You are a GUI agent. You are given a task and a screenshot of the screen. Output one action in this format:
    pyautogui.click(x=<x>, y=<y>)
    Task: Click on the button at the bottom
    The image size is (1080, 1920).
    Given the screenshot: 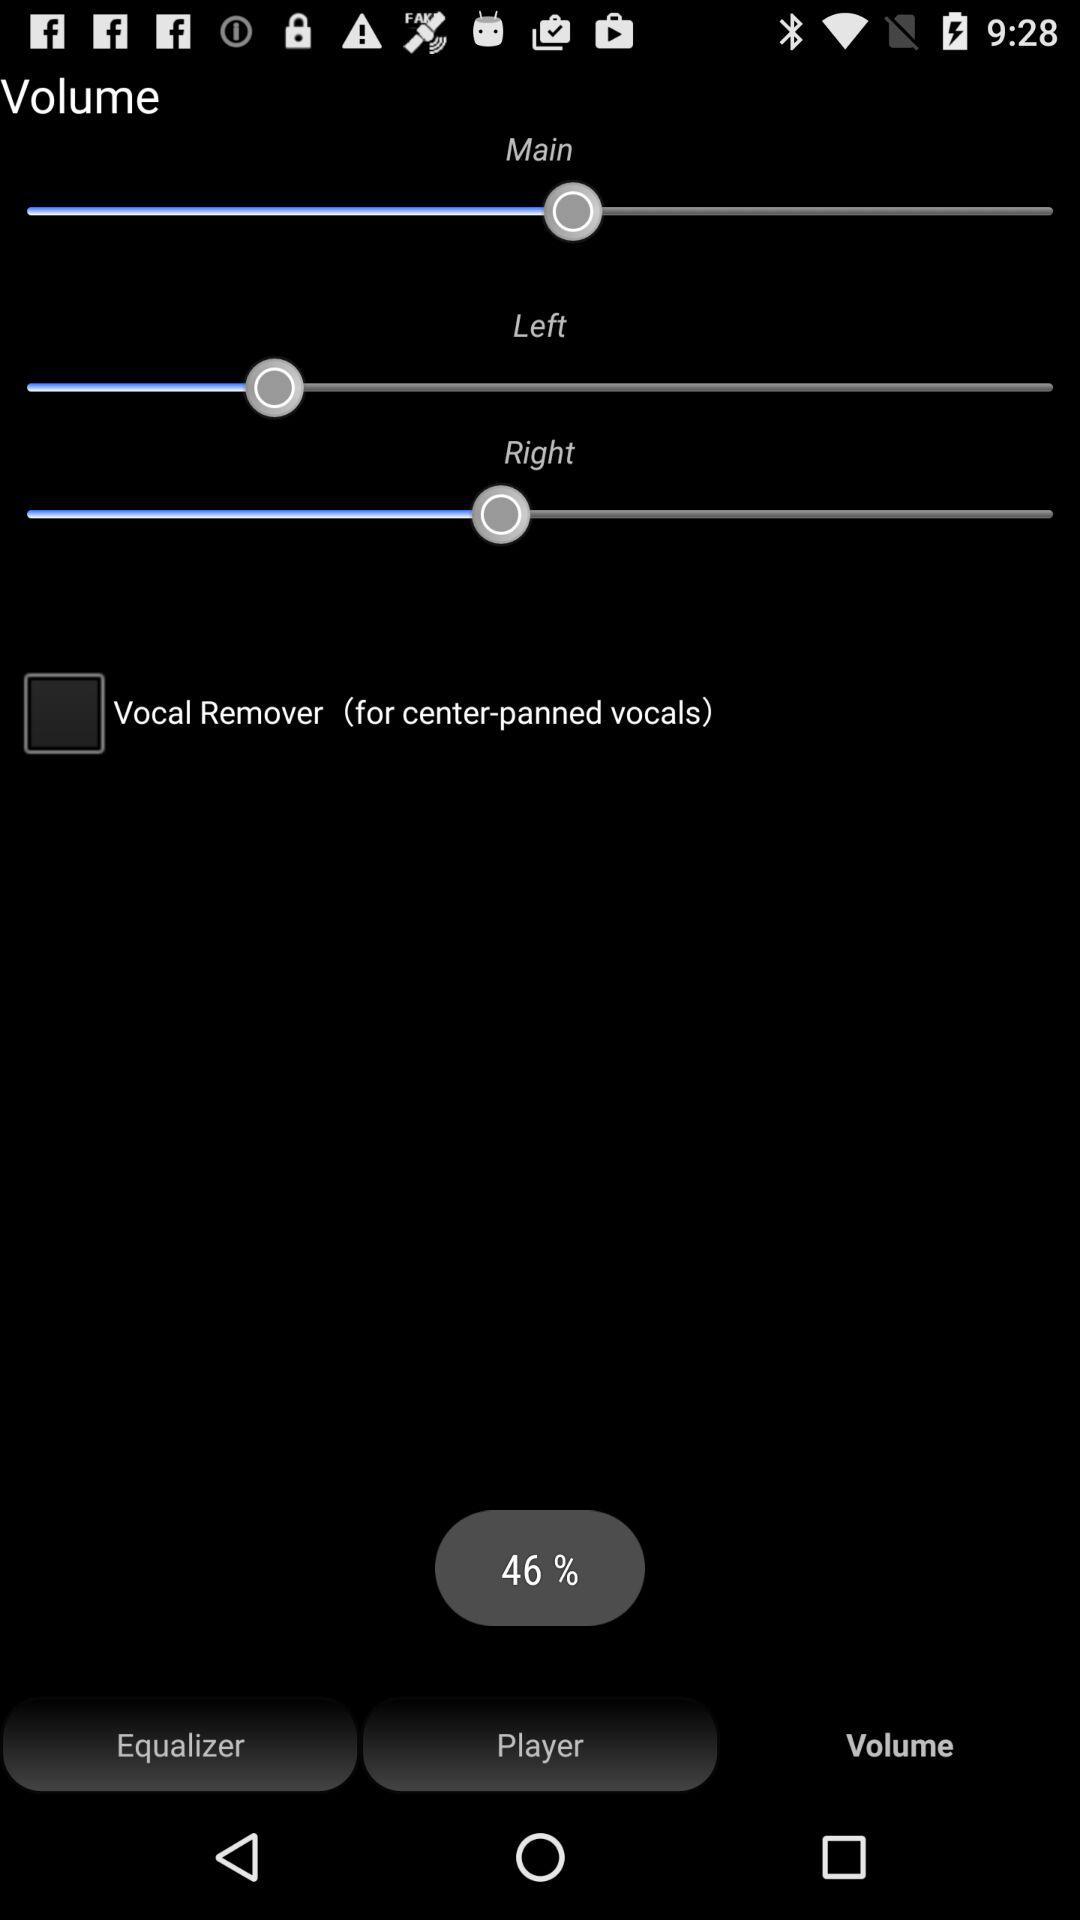 What is the action you would take?
    pyautogui.click(x=540, y=1744)
    